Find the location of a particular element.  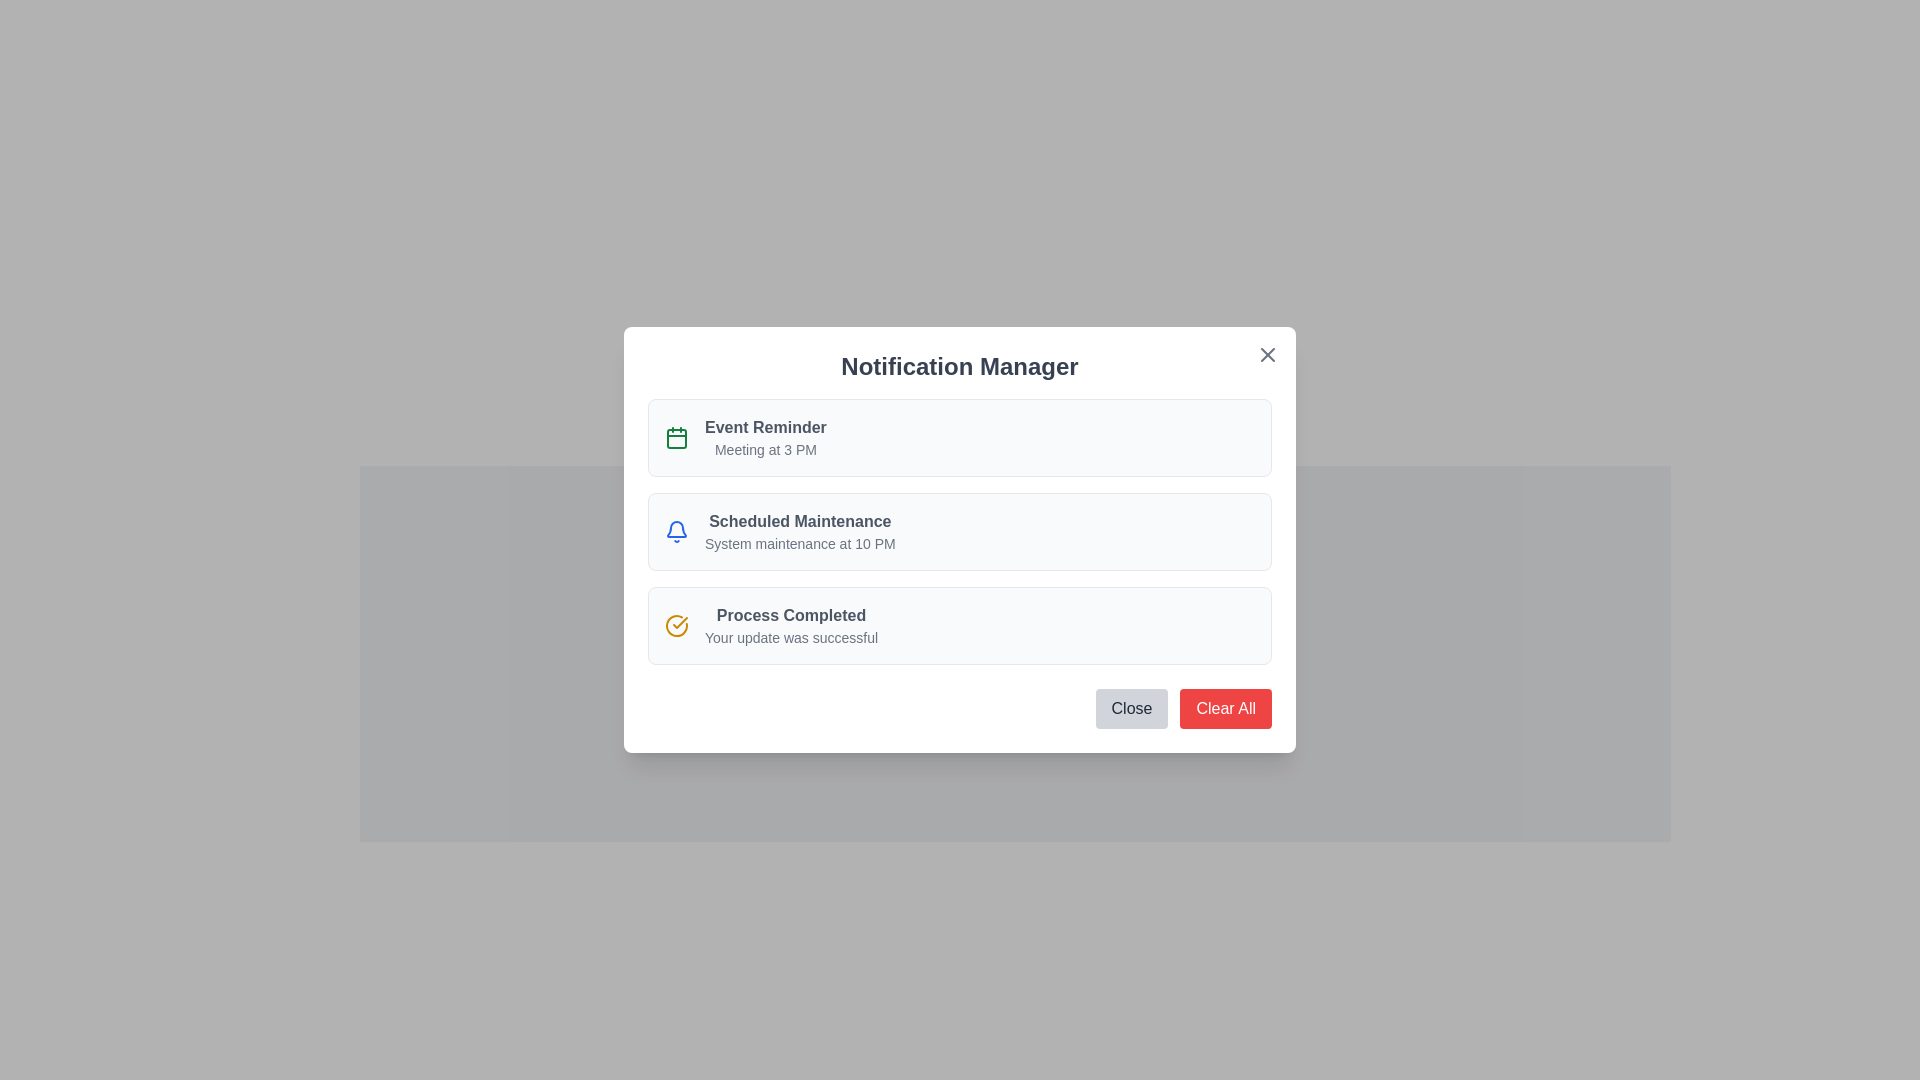

the text block displaying 'Scheduled Maintenance' in the Notification Manager modal, which consists of two lines of text with the first line in bold dark gray and the second line in smaller light gray is located at coordinates (800, 531).